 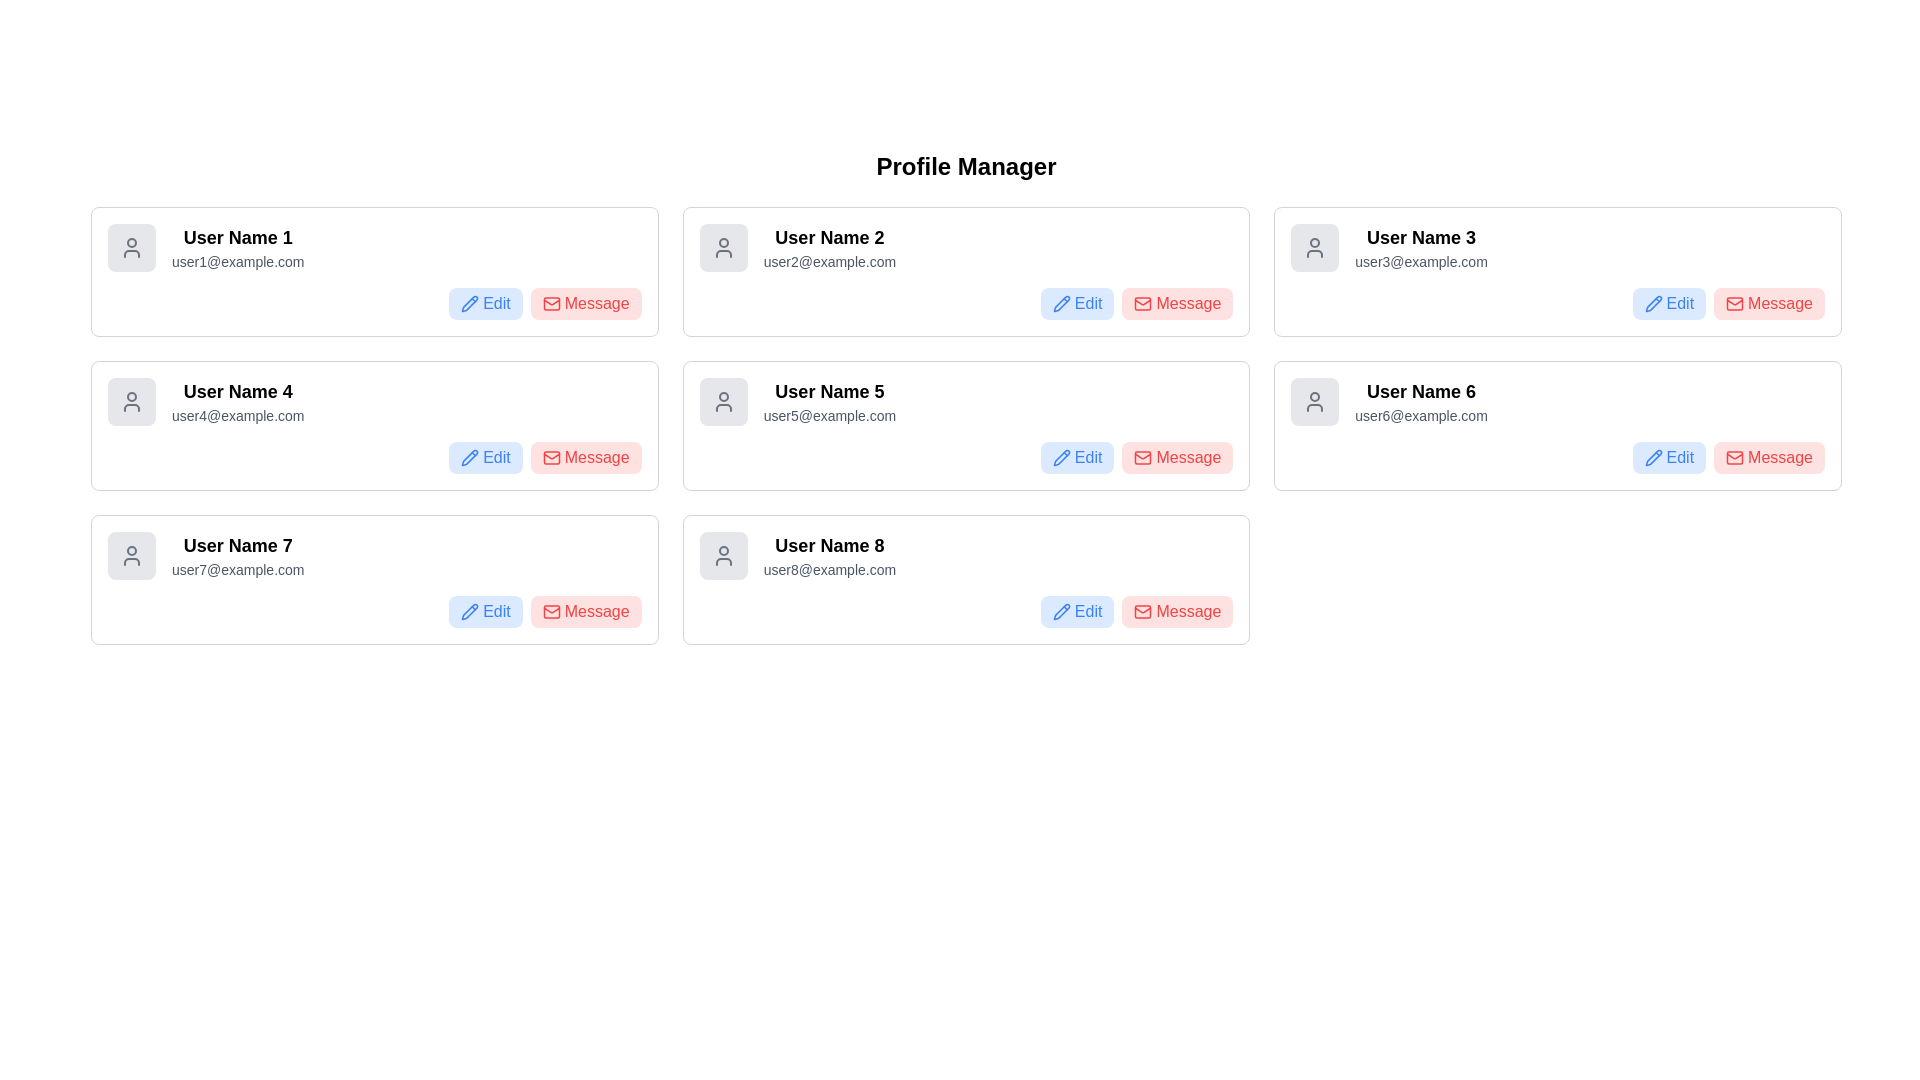 What do you see at coordinates (1060, 458) in the screenshot?
I see `the pencil icon within the blue 'Edit' button` at bounding box center [1060, 458].